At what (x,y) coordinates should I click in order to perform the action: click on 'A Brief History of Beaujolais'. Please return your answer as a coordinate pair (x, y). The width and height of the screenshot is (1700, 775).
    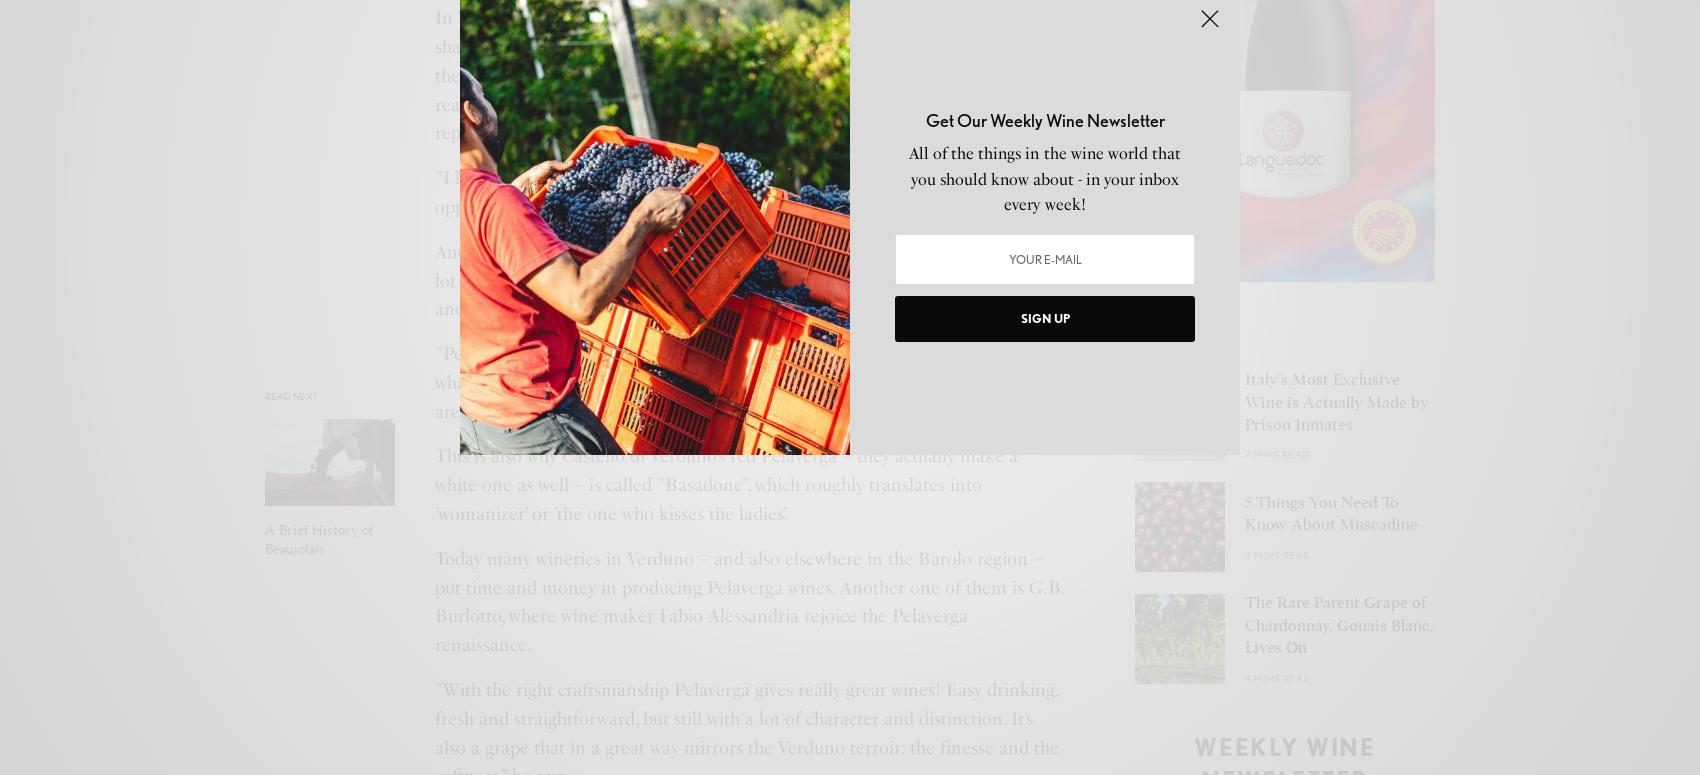
    Looking at the image, I should click on (318, 539).